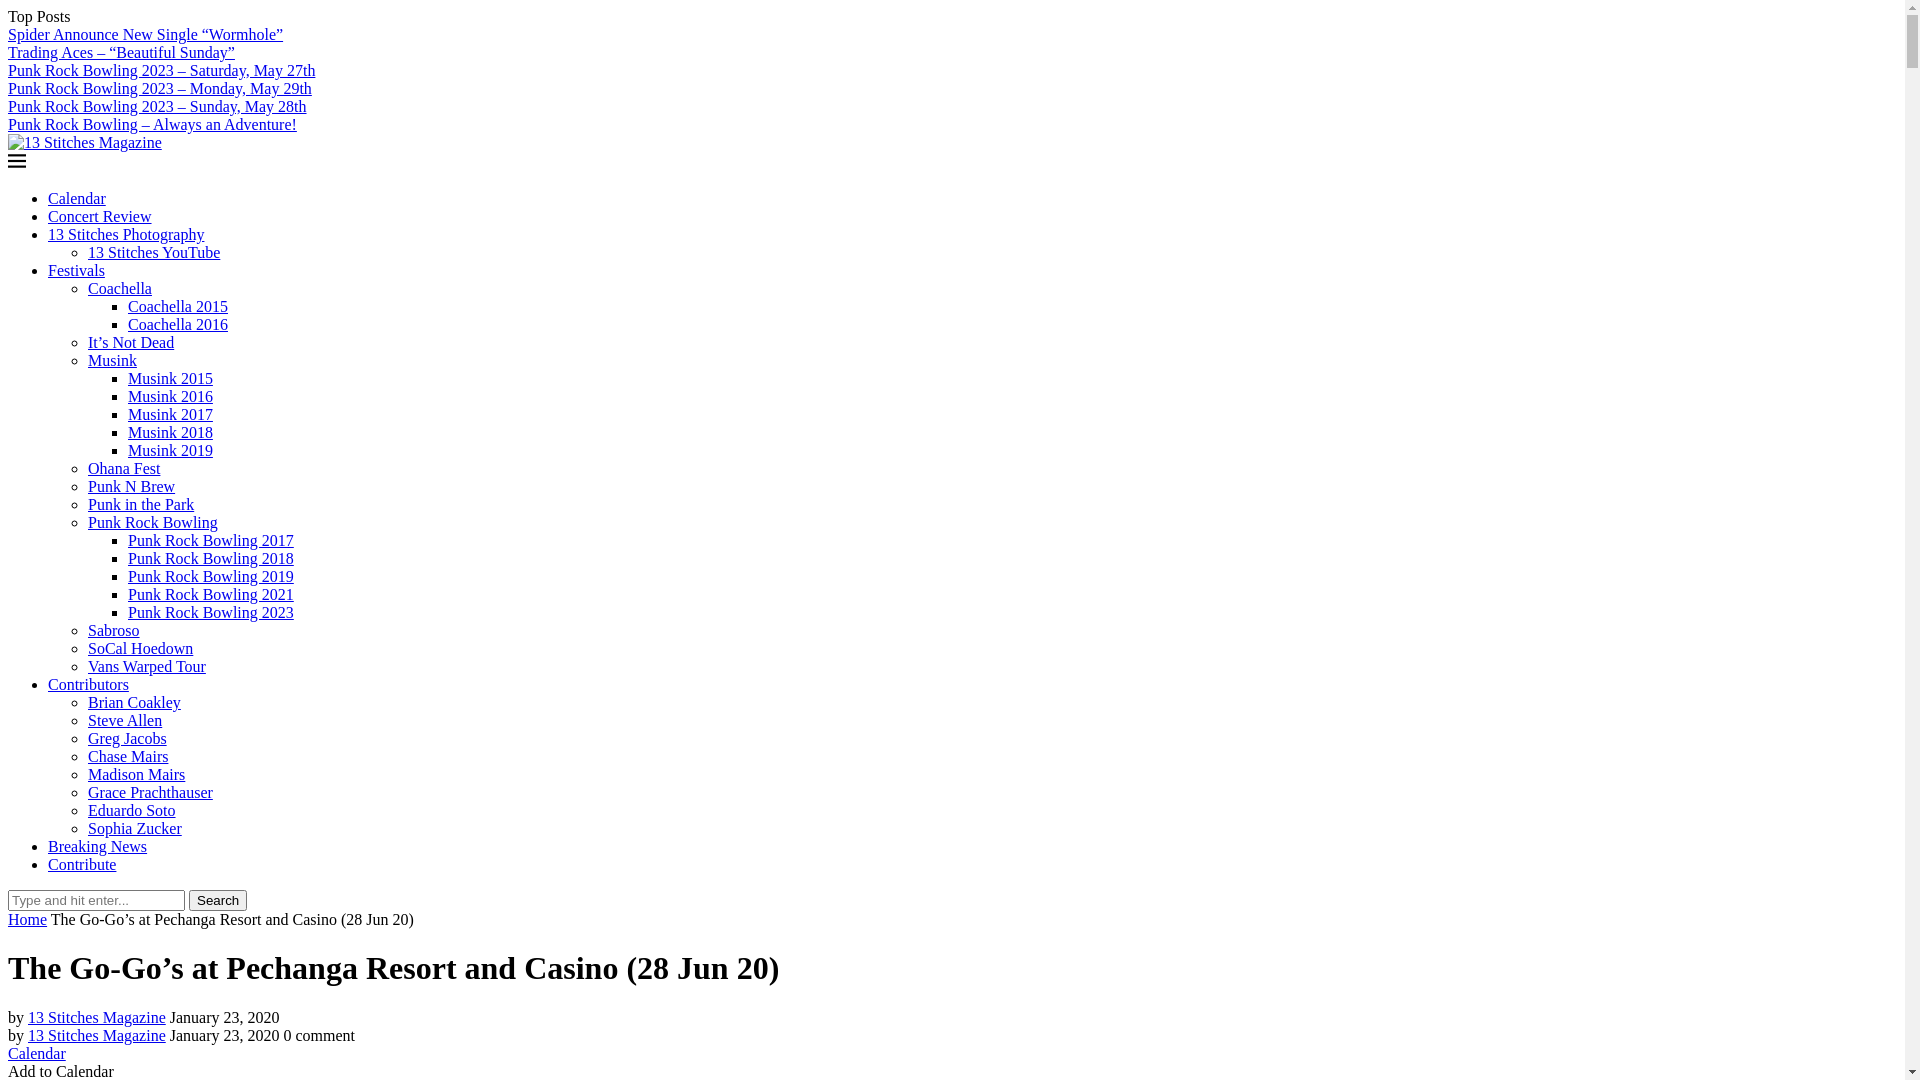  I want to click on 'Festivals', so click(76, 270).